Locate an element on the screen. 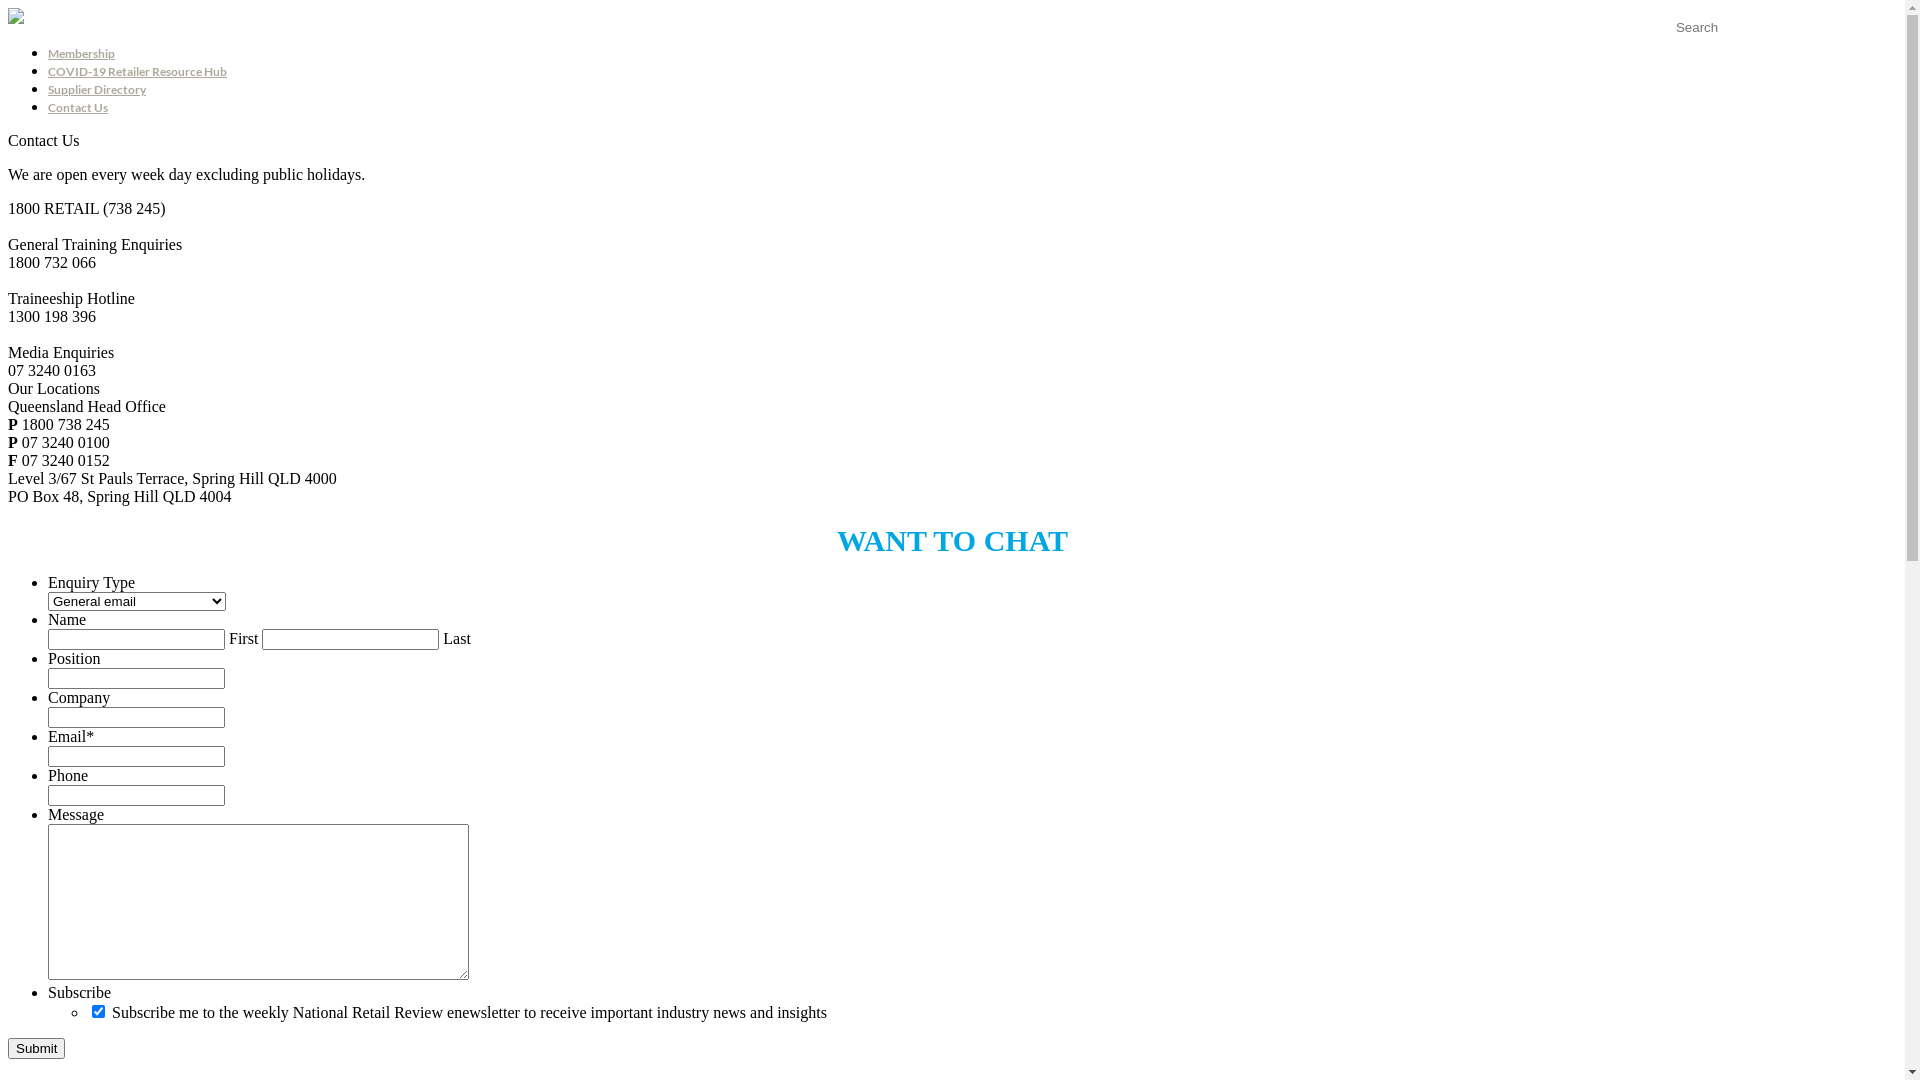 The width and height of the screenshot is (1920, 1080). 'Membership' is located at coordinates (80, 52).